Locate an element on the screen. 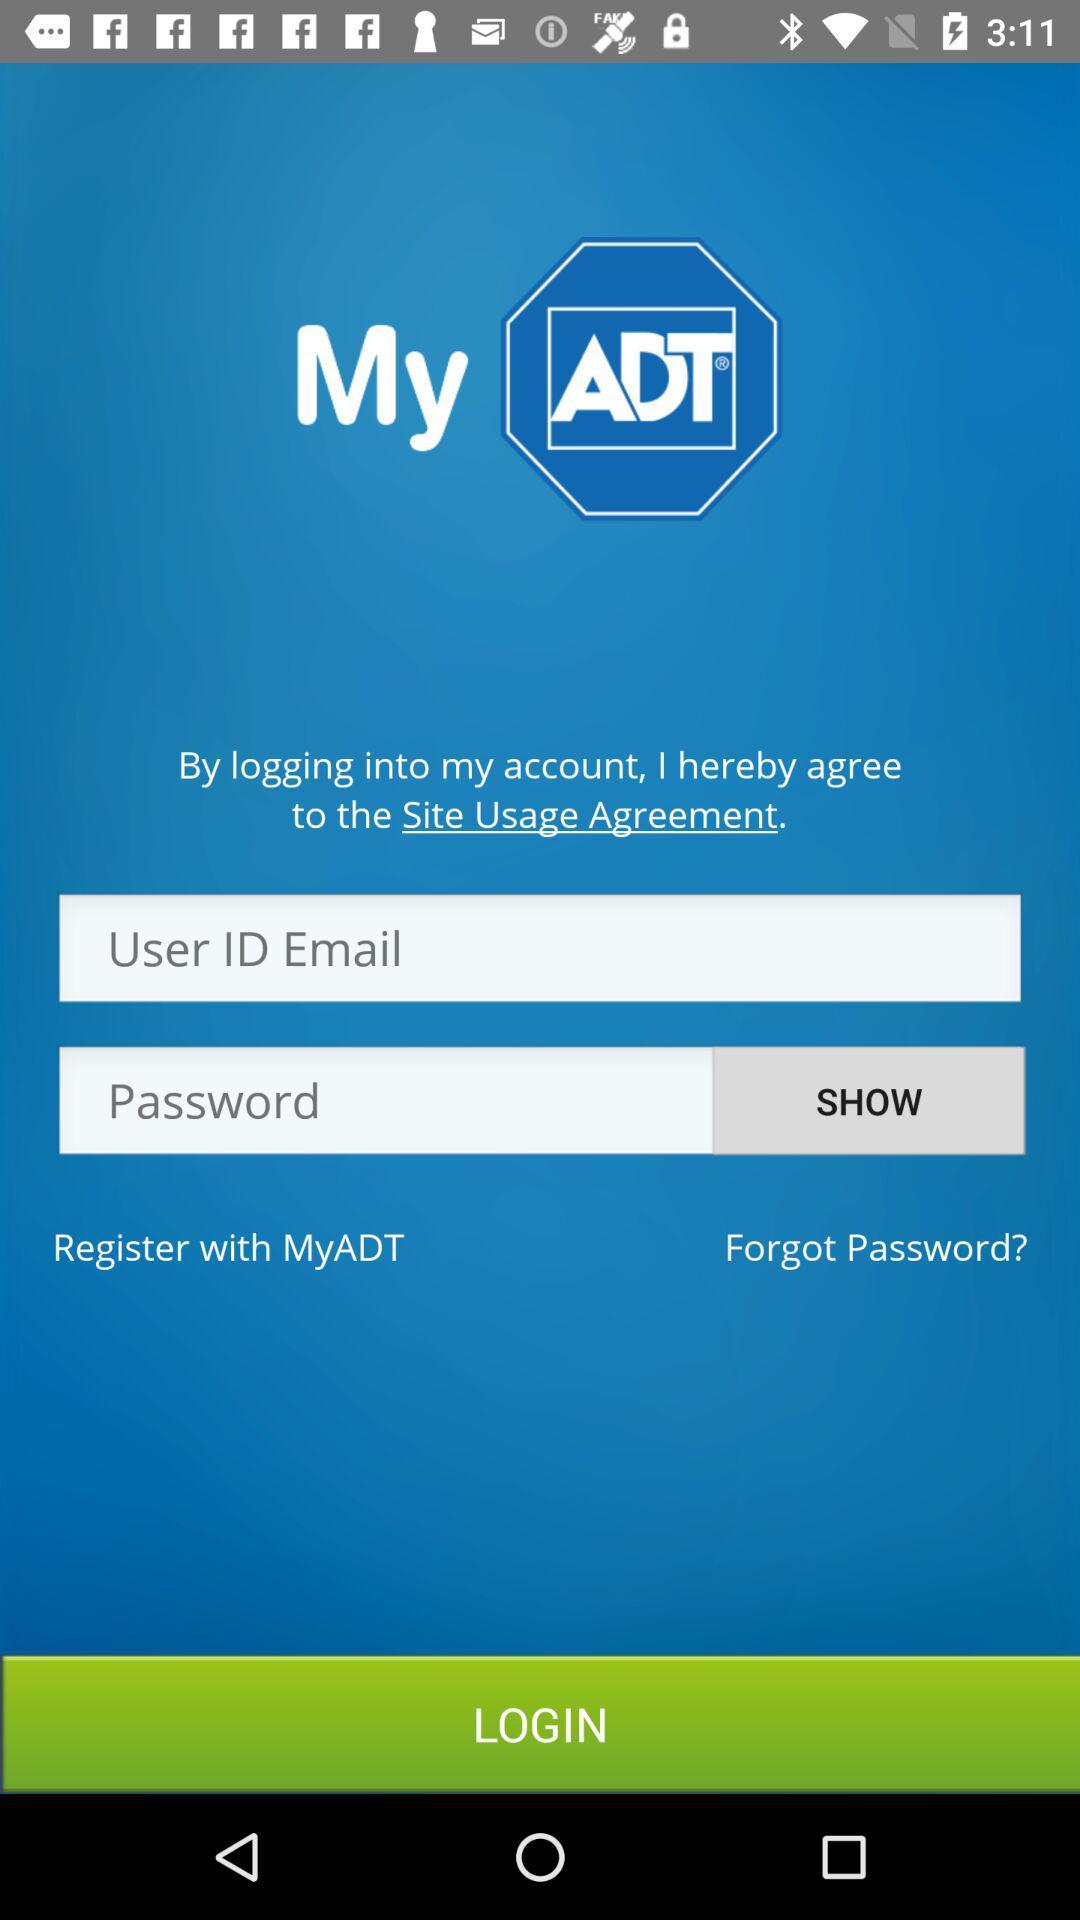  the login icon is located at coordinates (540, 1722).